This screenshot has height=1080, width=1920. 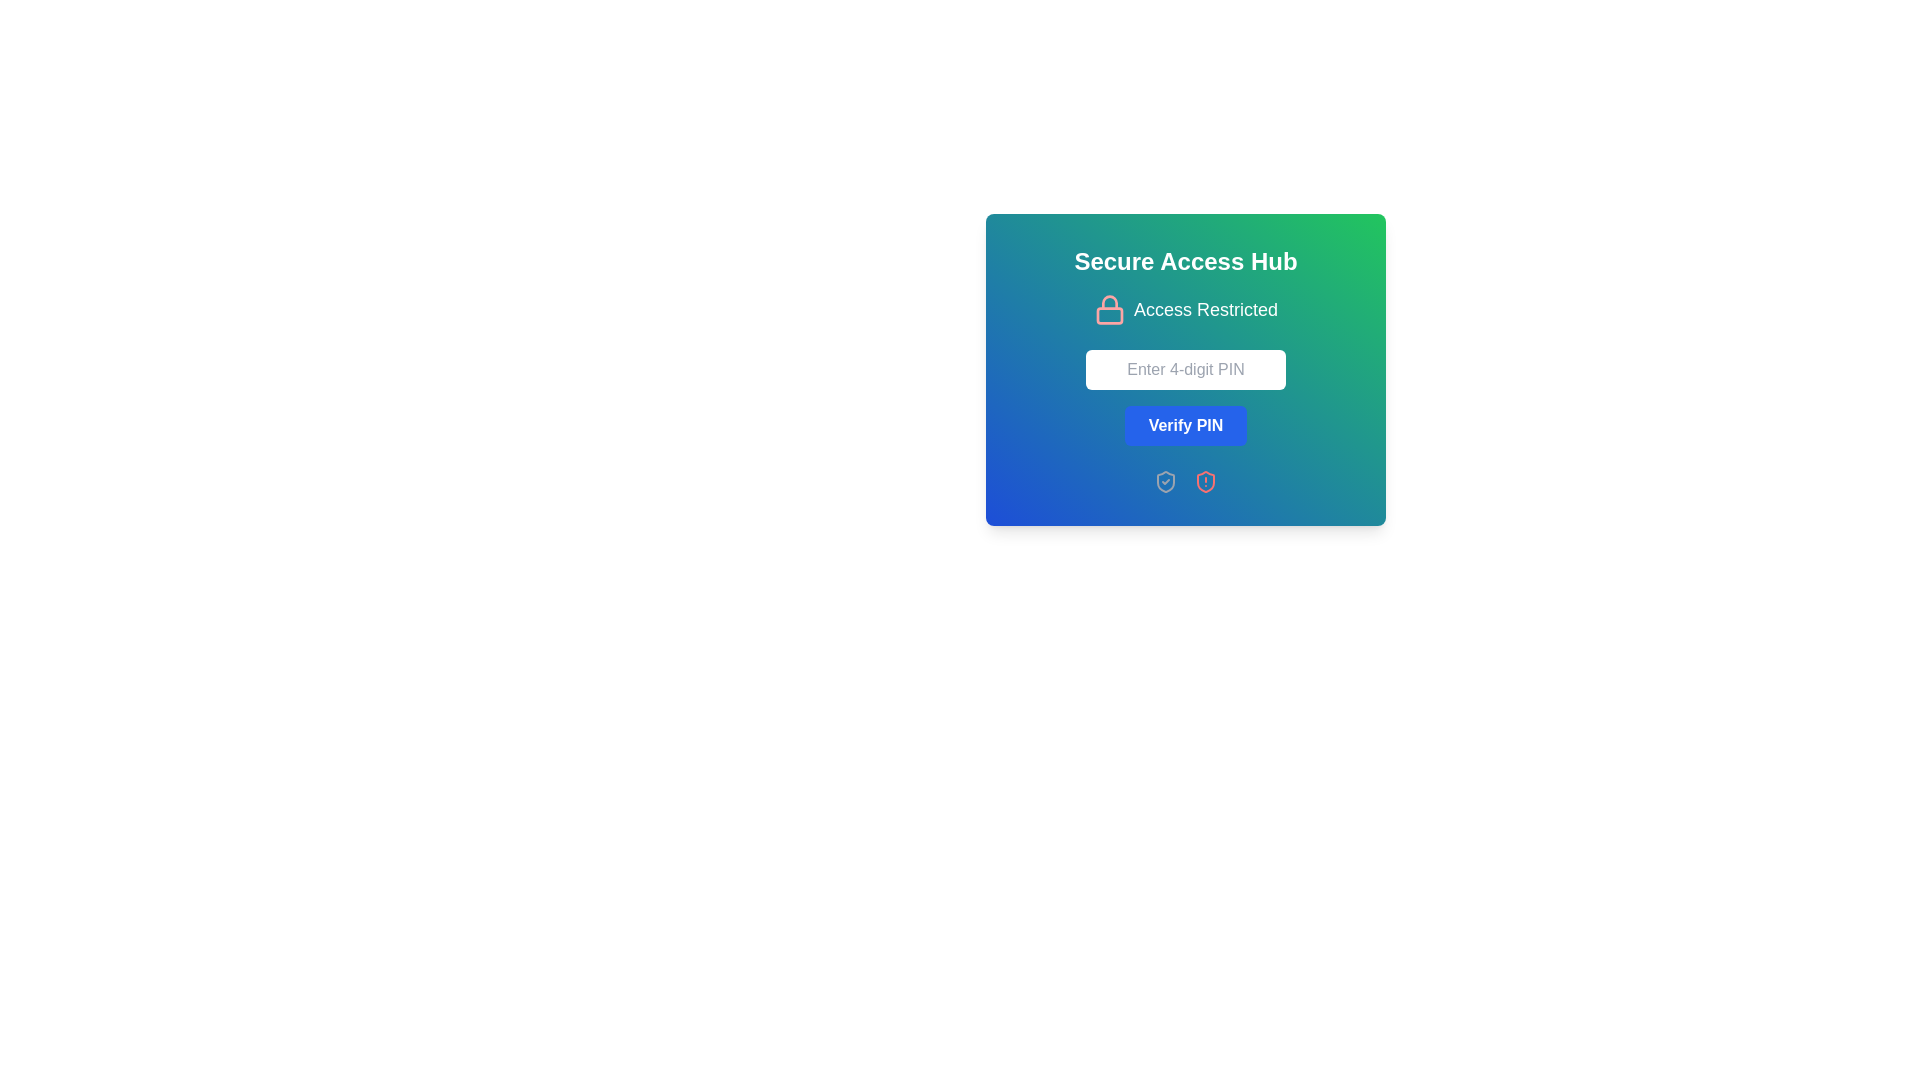 I want to click on the confirmation button for the PIN entry located in the 'Secure Access Hub', positioned below the 'Enter 4-digit PIN' input field, so click(x=1185, y=424).